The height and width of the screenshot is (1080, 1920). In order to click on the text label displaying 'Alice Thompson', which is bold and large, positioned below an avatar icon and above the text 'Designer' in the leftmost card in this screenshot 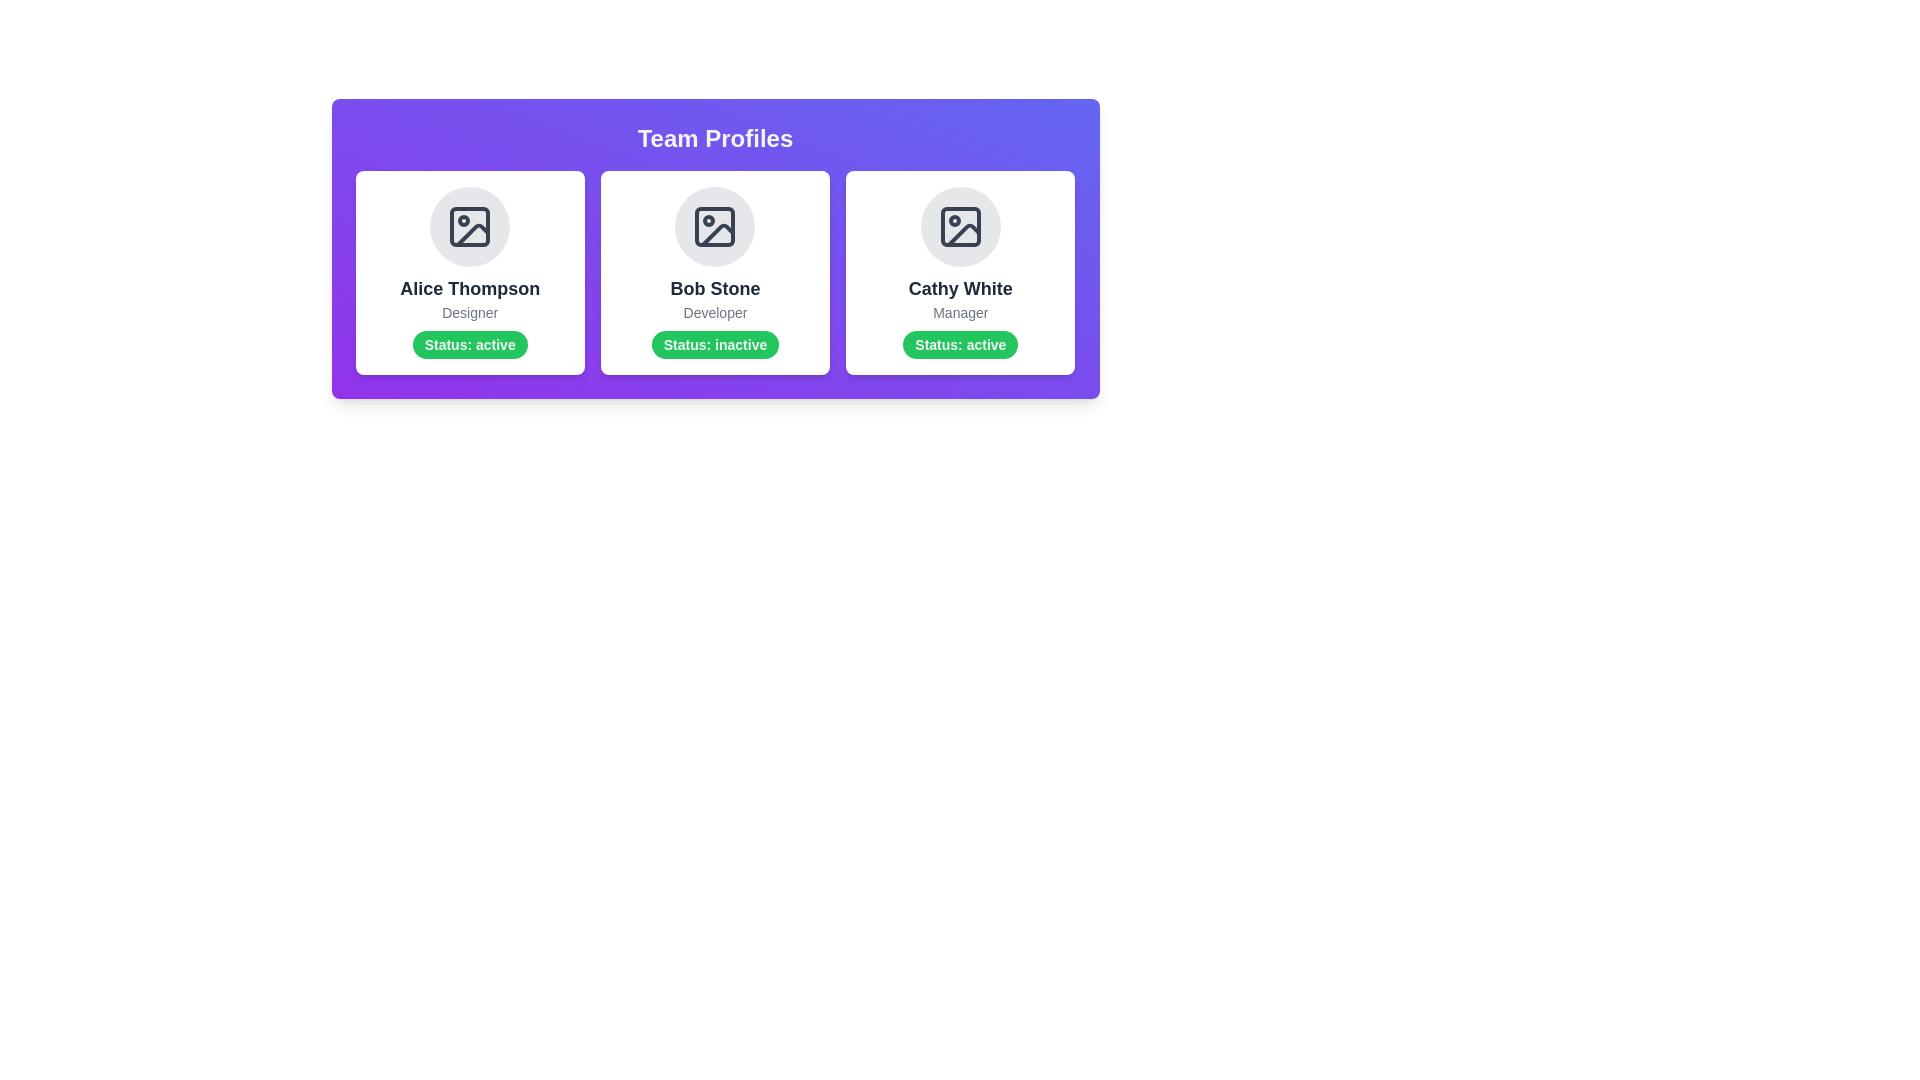, I will do `click(469, 289)`.